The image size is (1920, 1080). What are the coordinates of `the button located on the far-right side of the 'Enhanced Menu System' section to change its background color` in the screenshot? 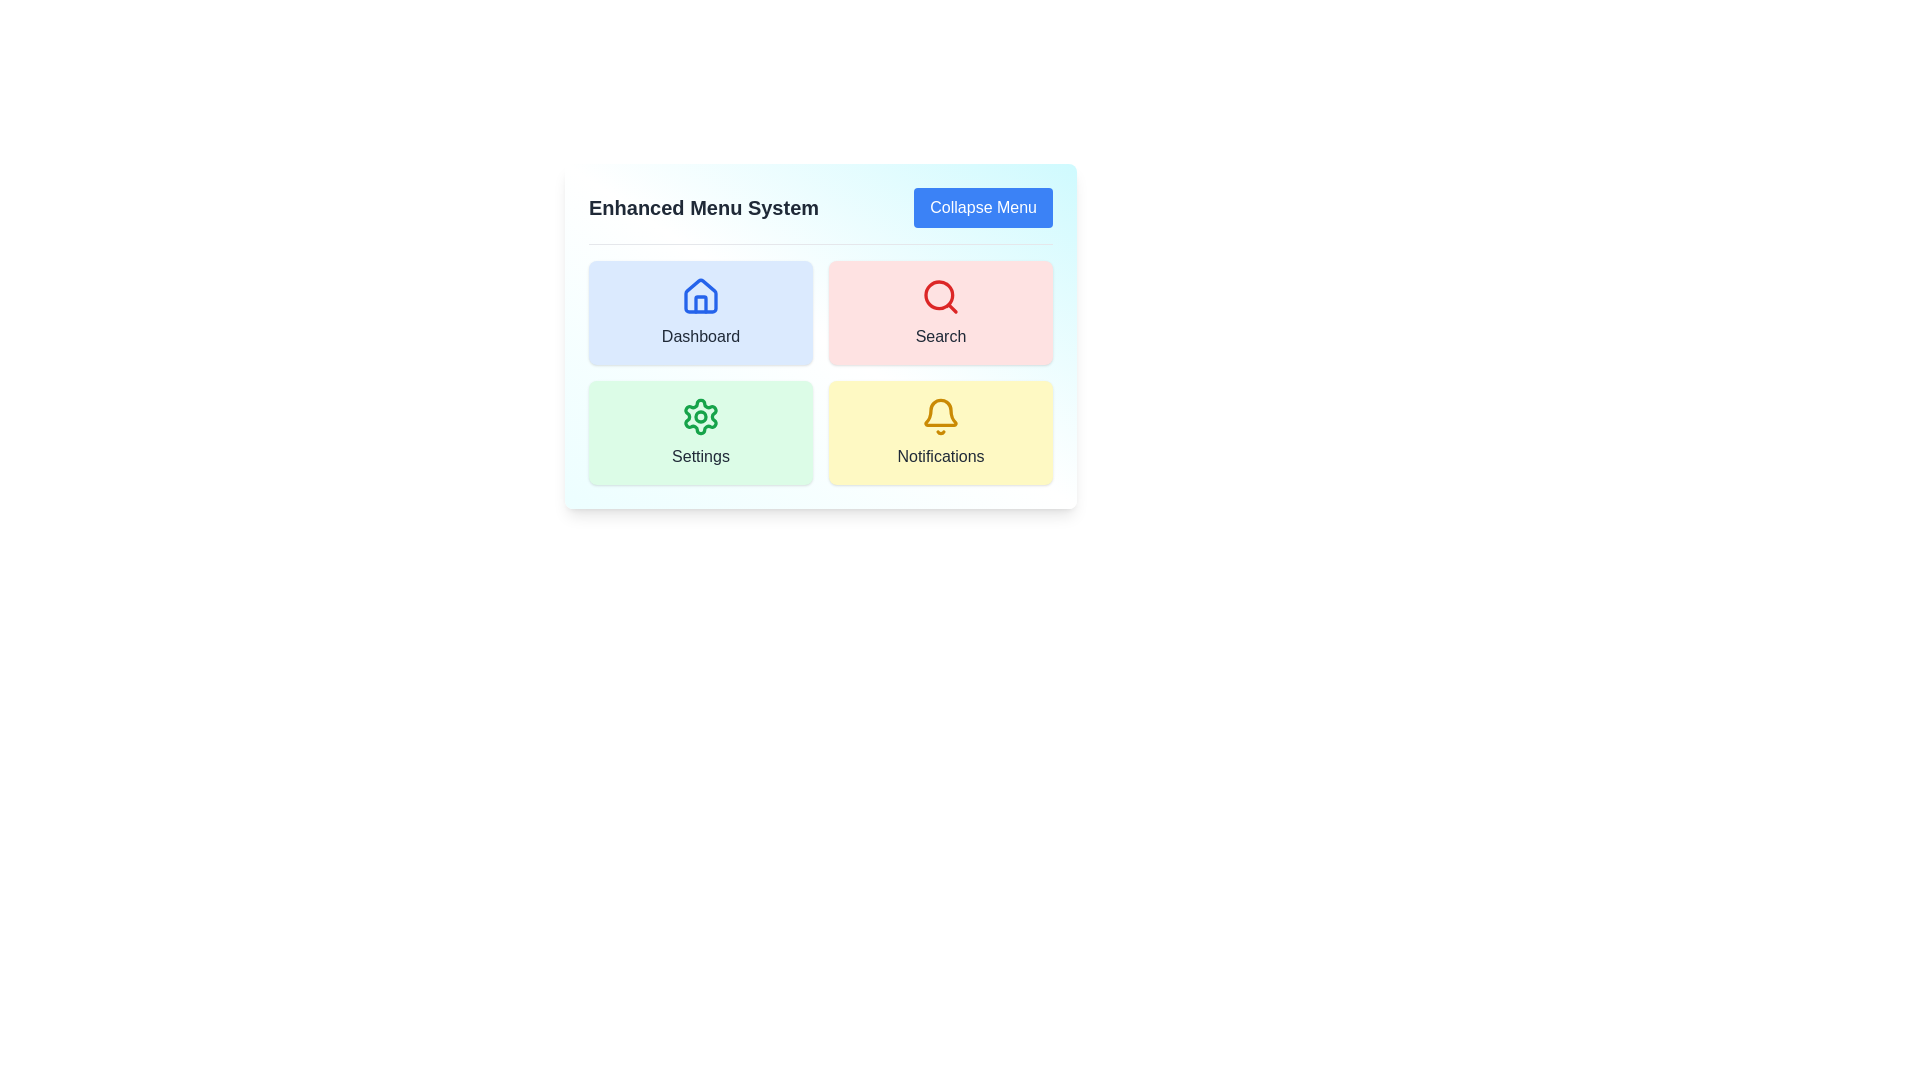 It's located at (983, 208).